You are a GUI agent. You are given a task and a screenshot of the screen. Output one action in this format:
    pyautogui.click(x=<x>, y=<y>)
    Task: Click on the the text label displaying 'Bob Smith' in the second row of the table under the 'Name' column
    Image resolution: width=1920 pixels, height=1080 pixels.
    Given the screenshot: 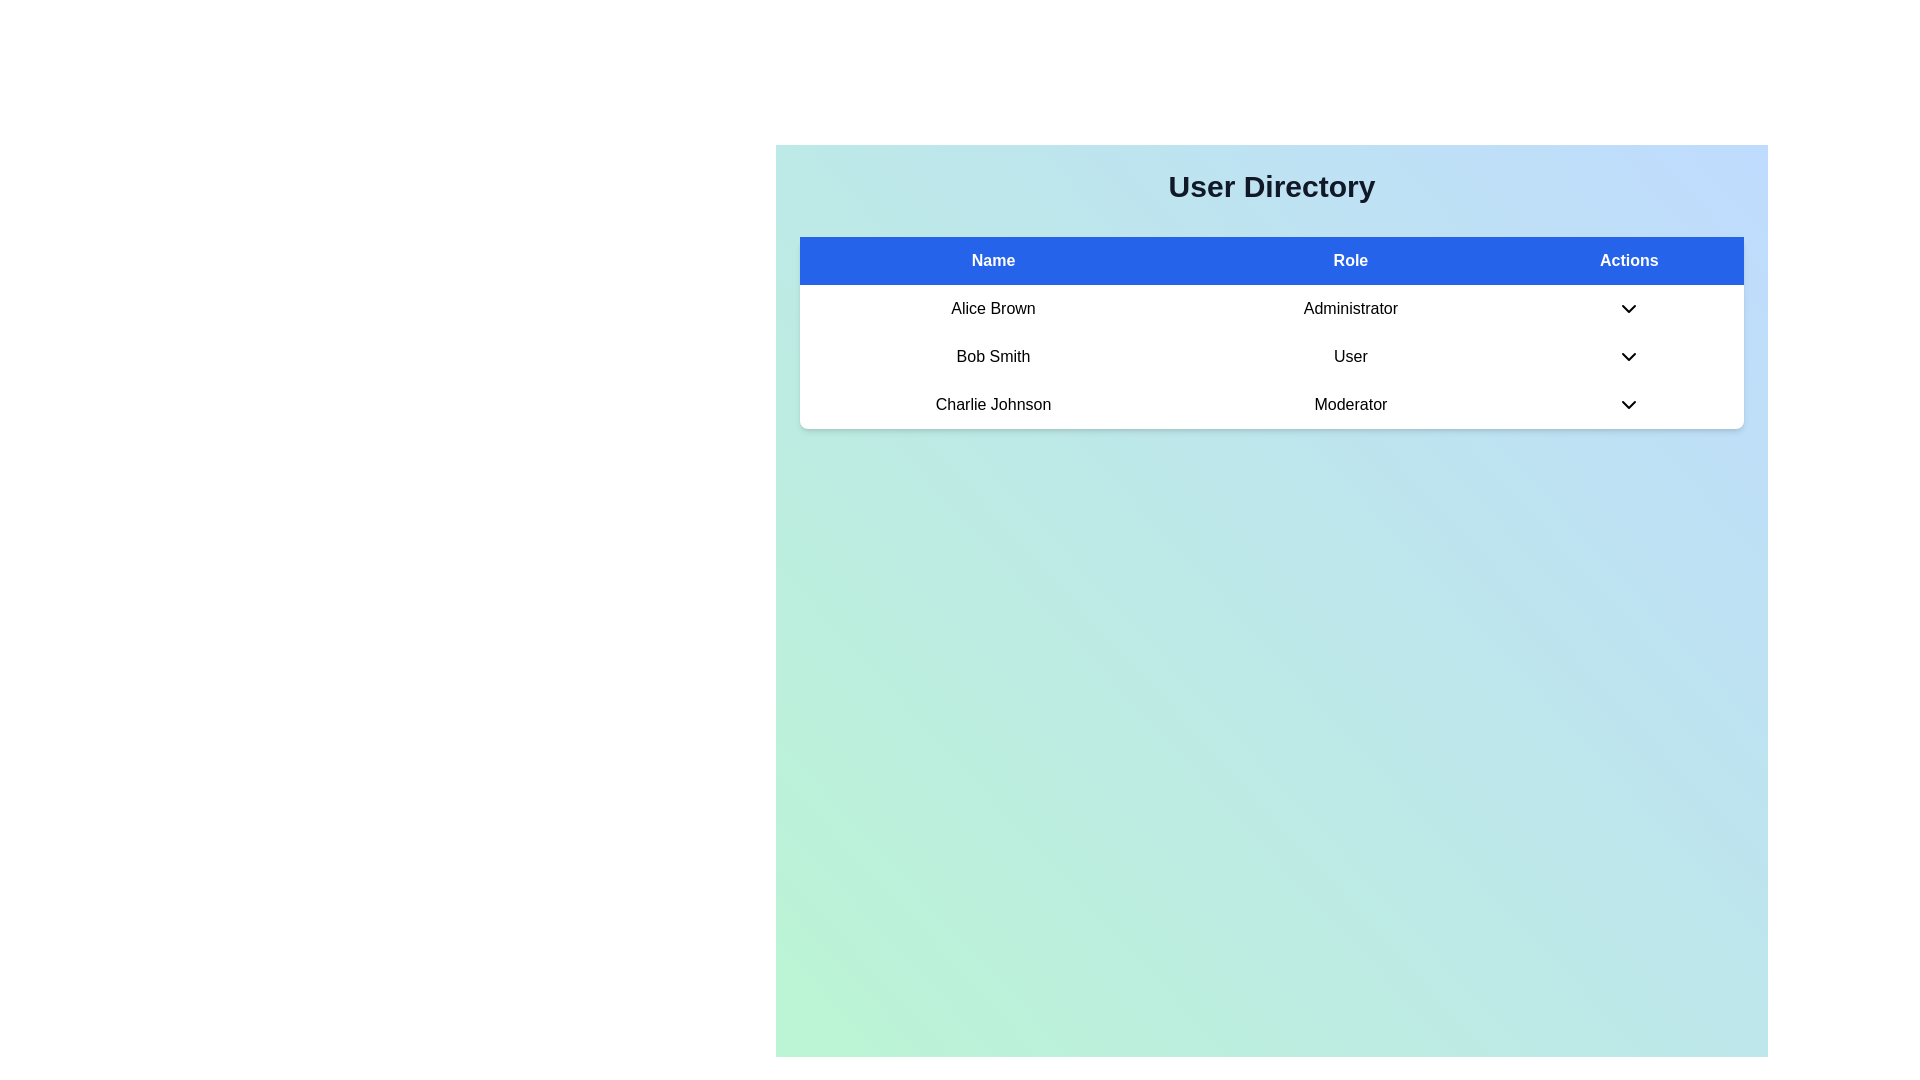 What is the action you would take?
    pyautogui.click(x=993, y=356)
    